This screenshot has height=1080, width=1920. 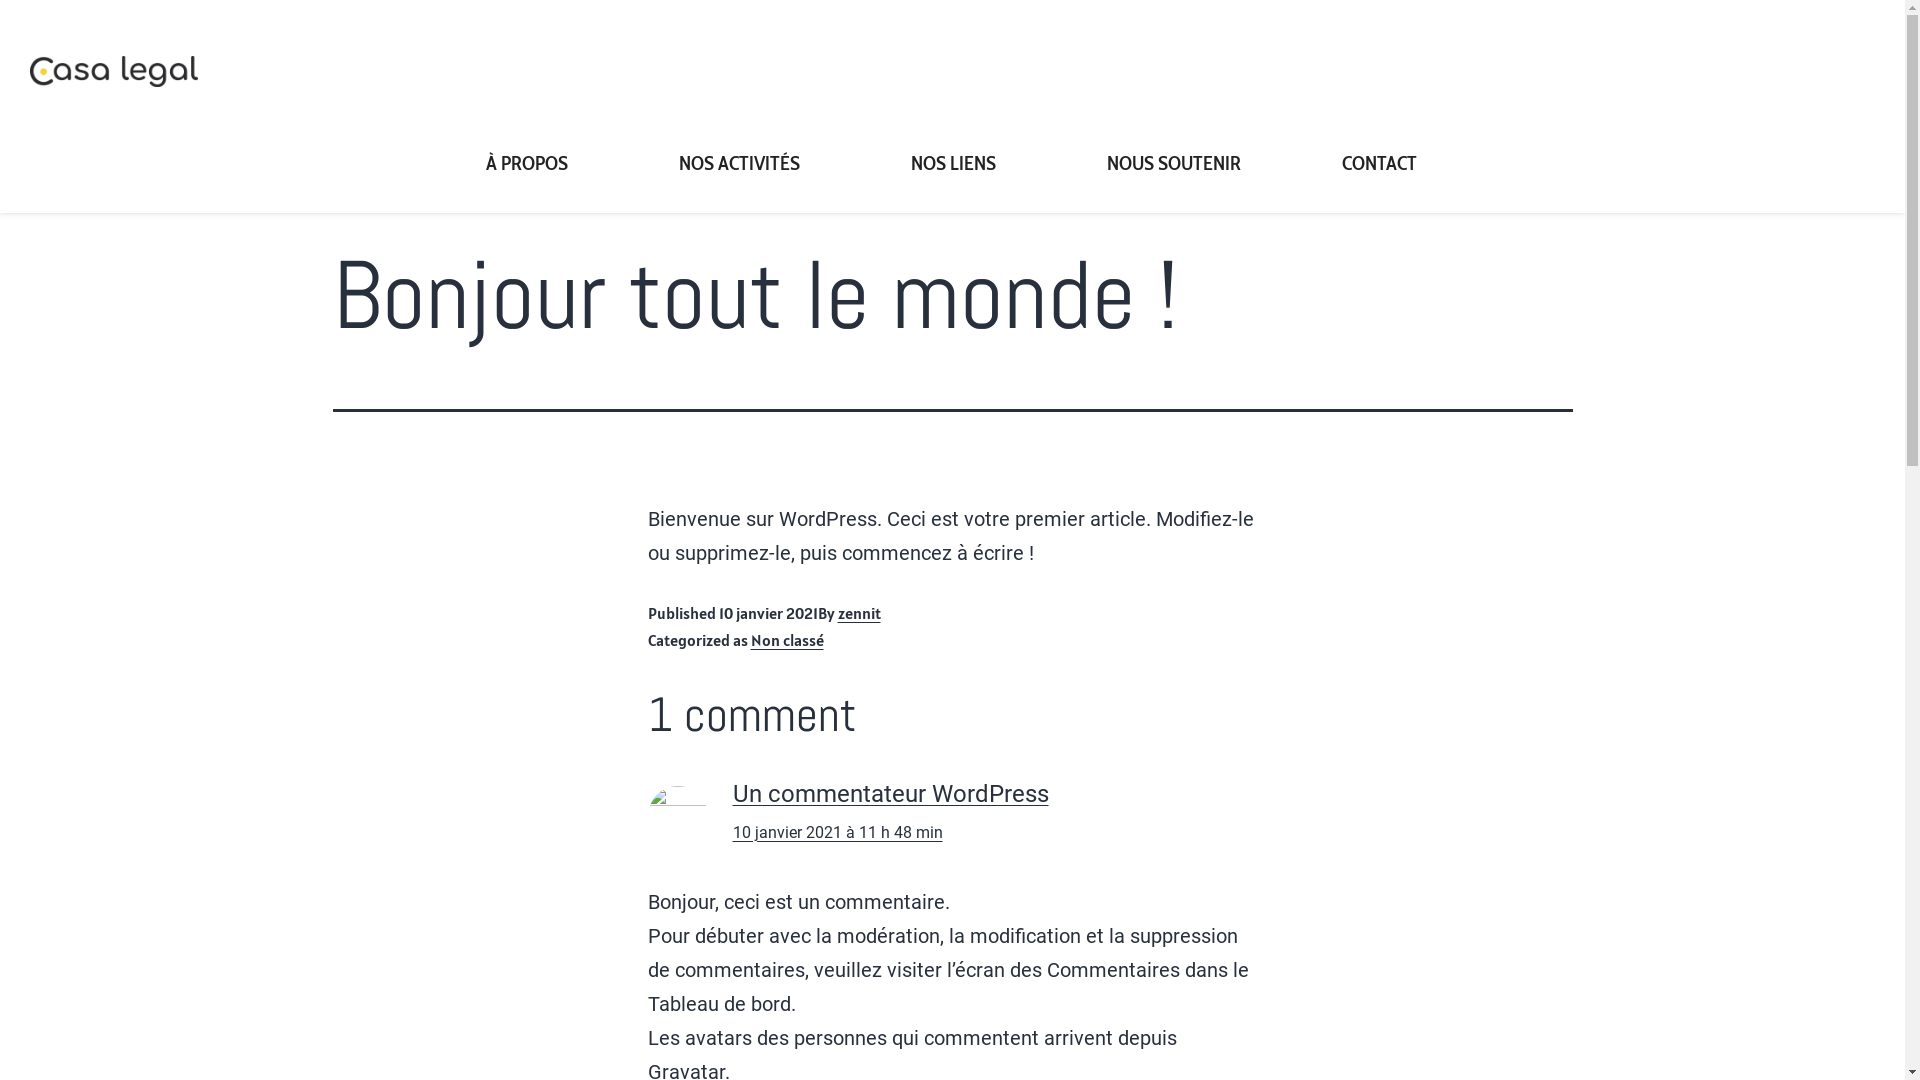 What do you see at coordinates (1378, 161) in the screenshot?
I see `'CONTACT'` at bounding box center [1378, 161].